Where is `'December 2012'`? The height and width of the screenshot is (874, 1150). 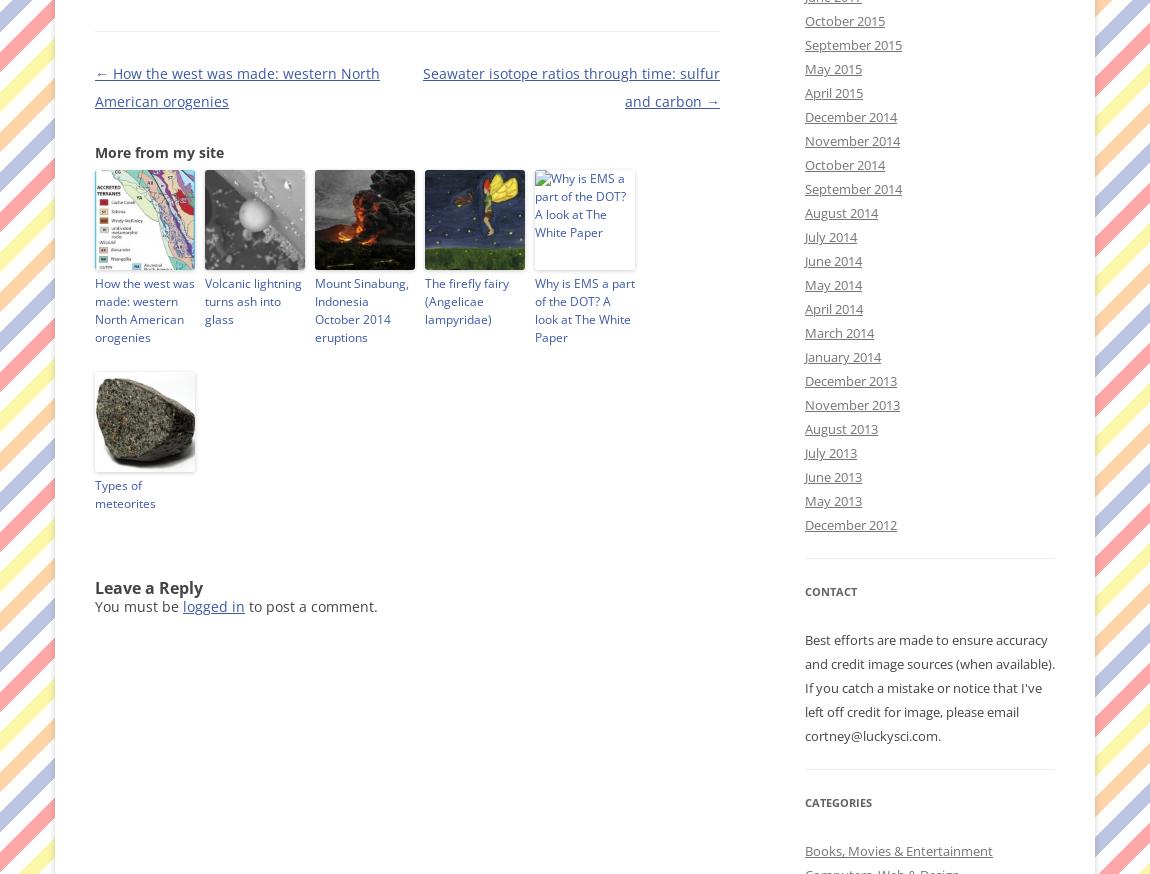
'December 2012' is located at coordinates (804, 525).